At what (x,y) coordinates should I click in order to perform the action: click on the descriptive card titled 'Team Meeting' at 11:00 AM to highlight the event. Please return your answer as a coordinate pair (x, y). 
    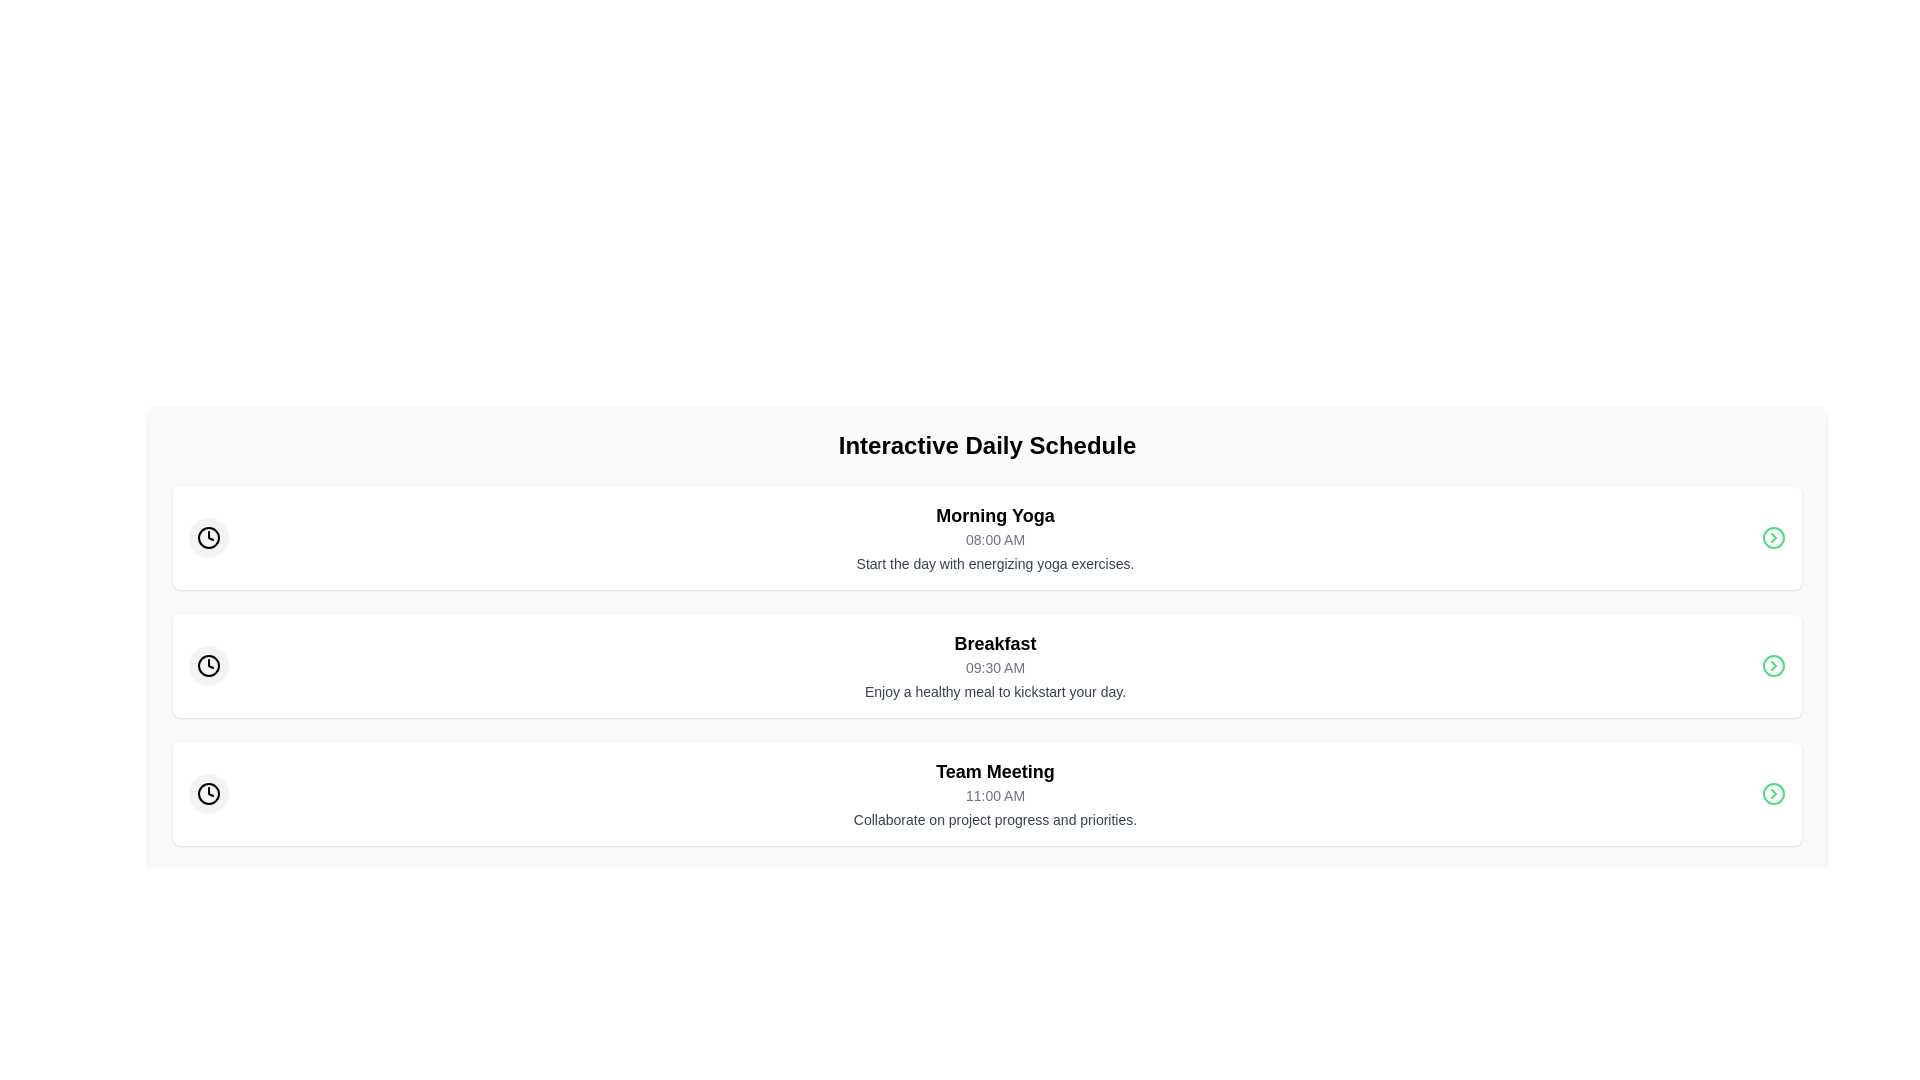
    Looking at the image, I should click on (995, 793).